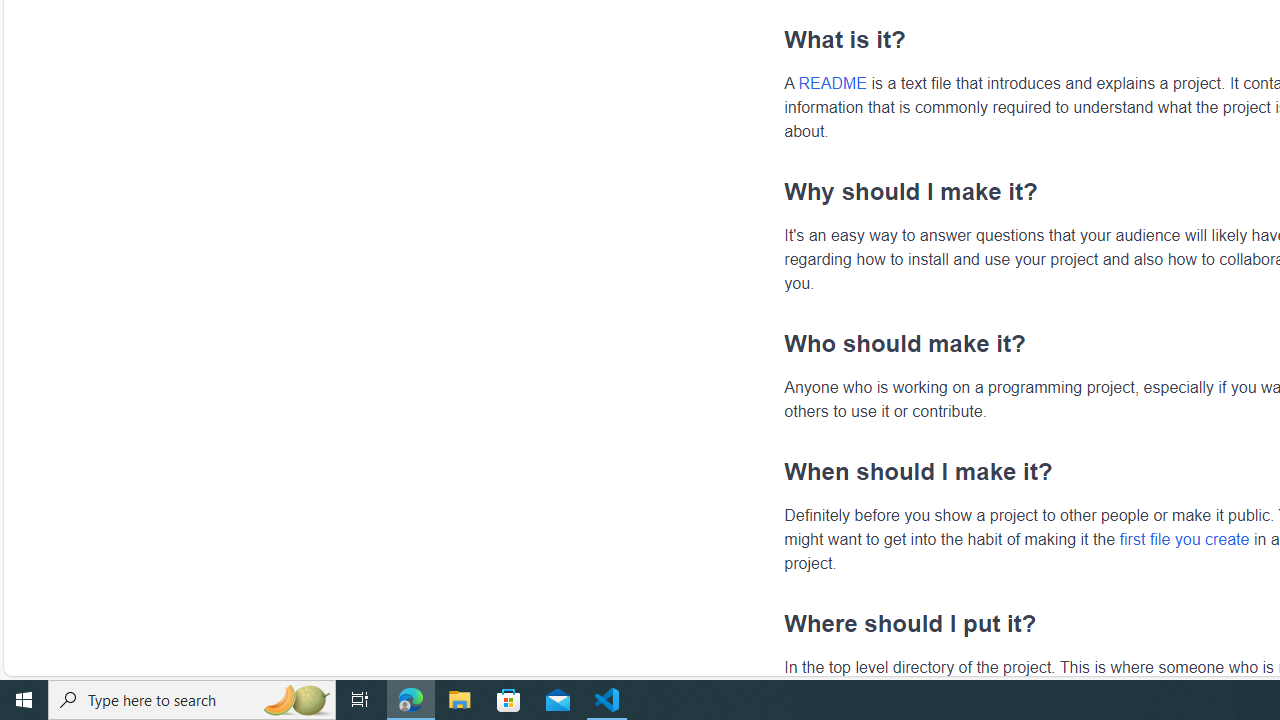 The height and width of the screenshot is (720, 1280). Describe the element at coordinates (1184, 537) in the screenshot. I see `'first file you create'` at that location.